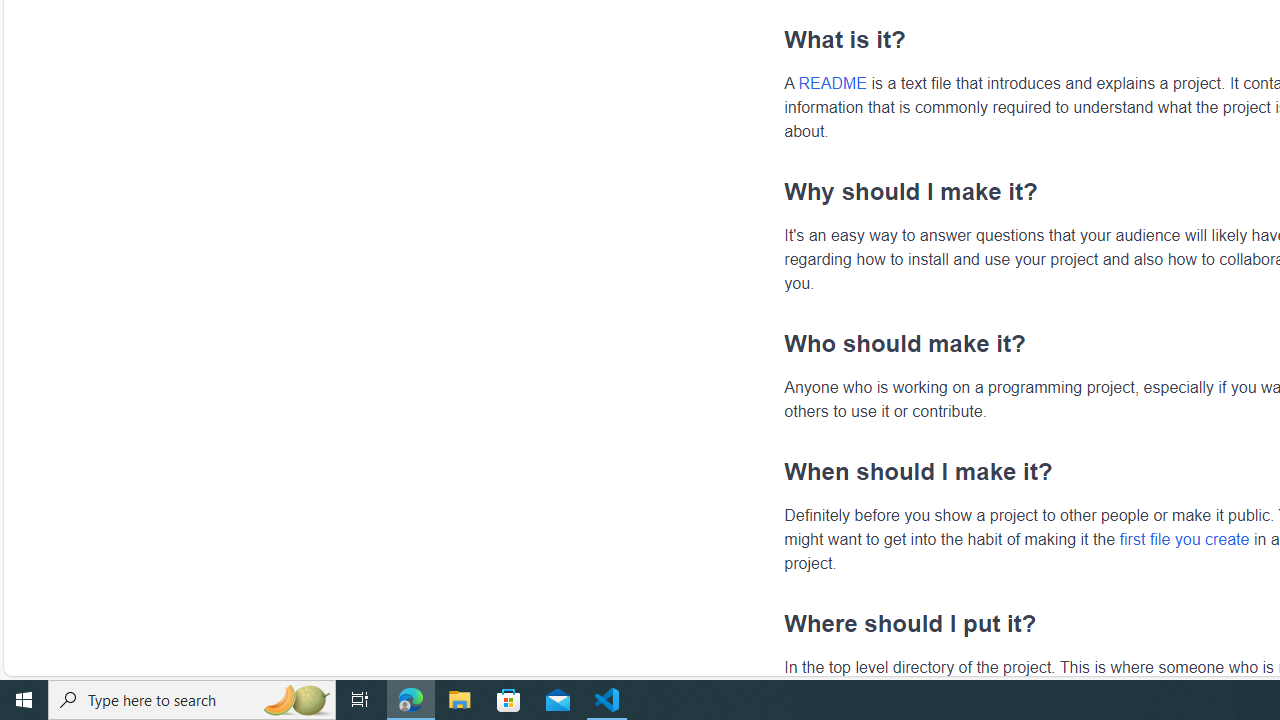 The height and width of the screenshot is (720, 1280). Describe the element at coordinates (1184, 537) in the screenshot. I see `'first file you create'` at that location.